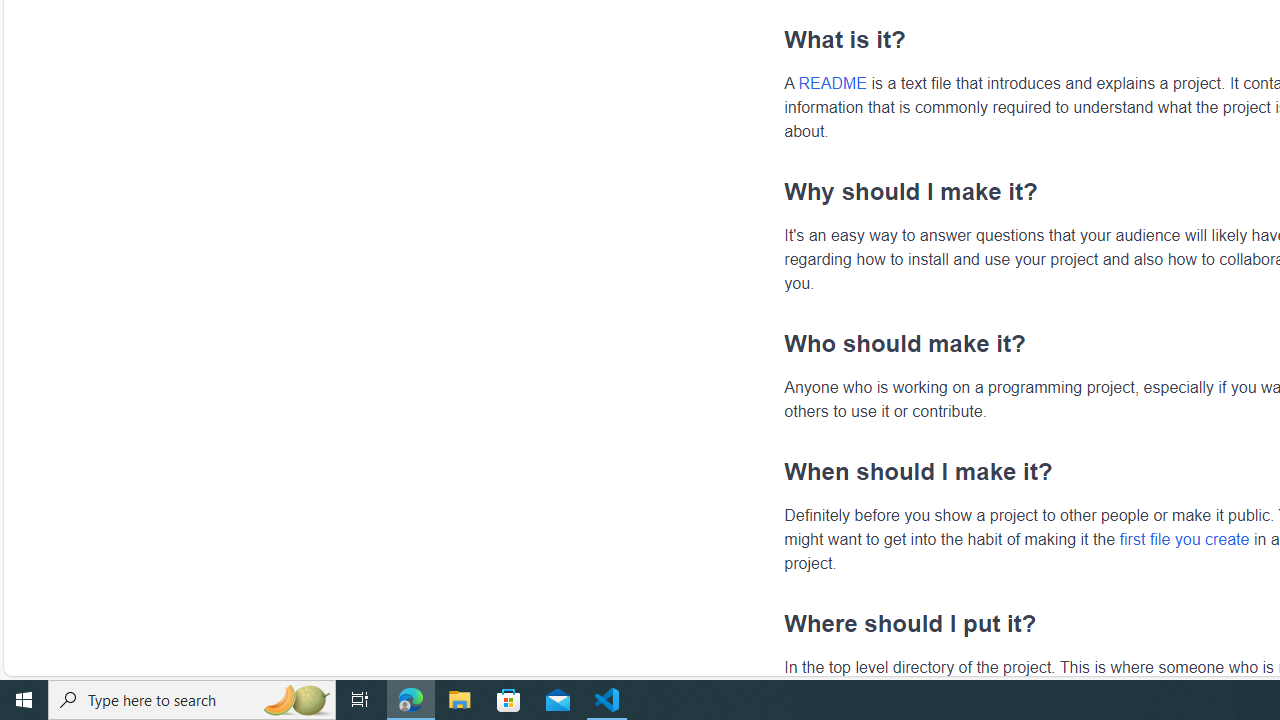 The height and width of the screenshot is (720, 1280). Describe the element at coordinates (1184, 537) in the screenshot. I see `'first file you create'` at that location.